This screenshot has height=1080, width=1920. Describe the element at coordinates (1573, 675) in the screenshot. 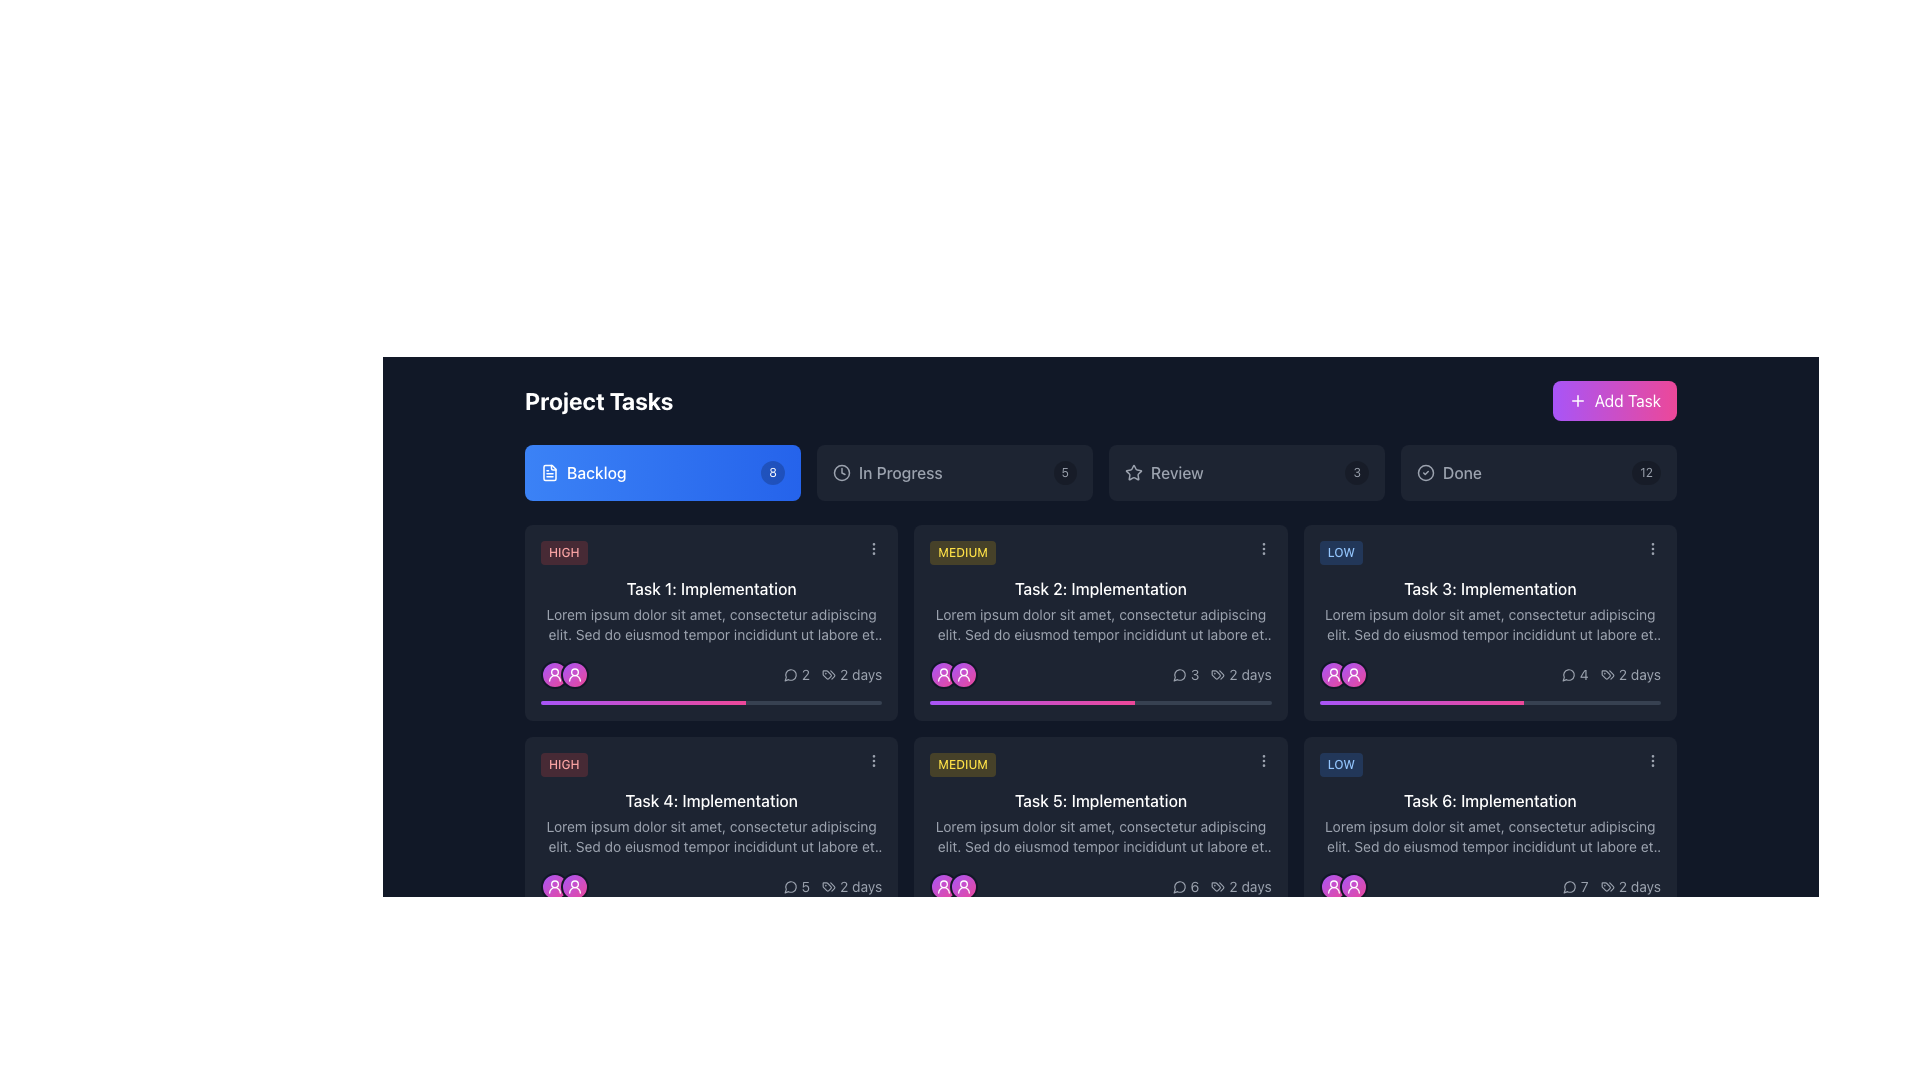

I see `the gray-colored number '4' next to the speech bubble icon` at that location.